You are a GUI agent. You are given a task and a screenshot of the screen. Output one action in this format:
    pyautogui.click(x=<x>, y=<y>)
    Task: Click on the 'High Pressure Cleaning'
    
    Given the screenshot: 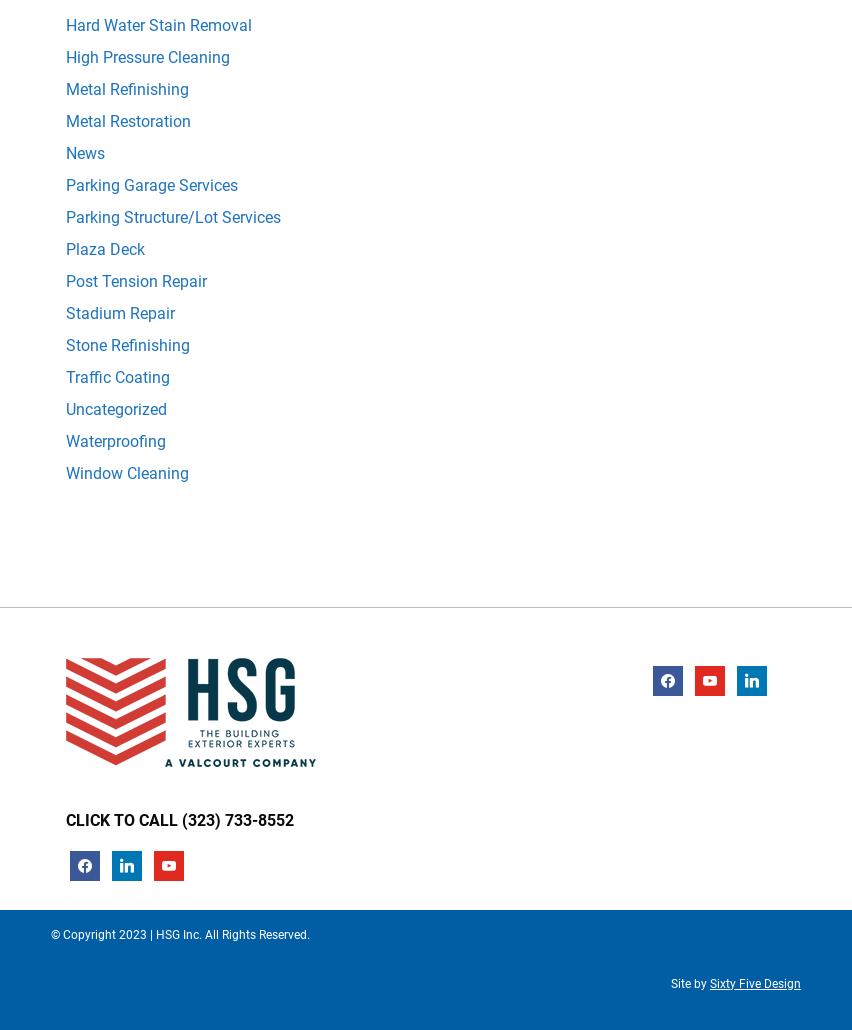 What is the action you would take?
    pyautogui.click(x=146, y=56)
    